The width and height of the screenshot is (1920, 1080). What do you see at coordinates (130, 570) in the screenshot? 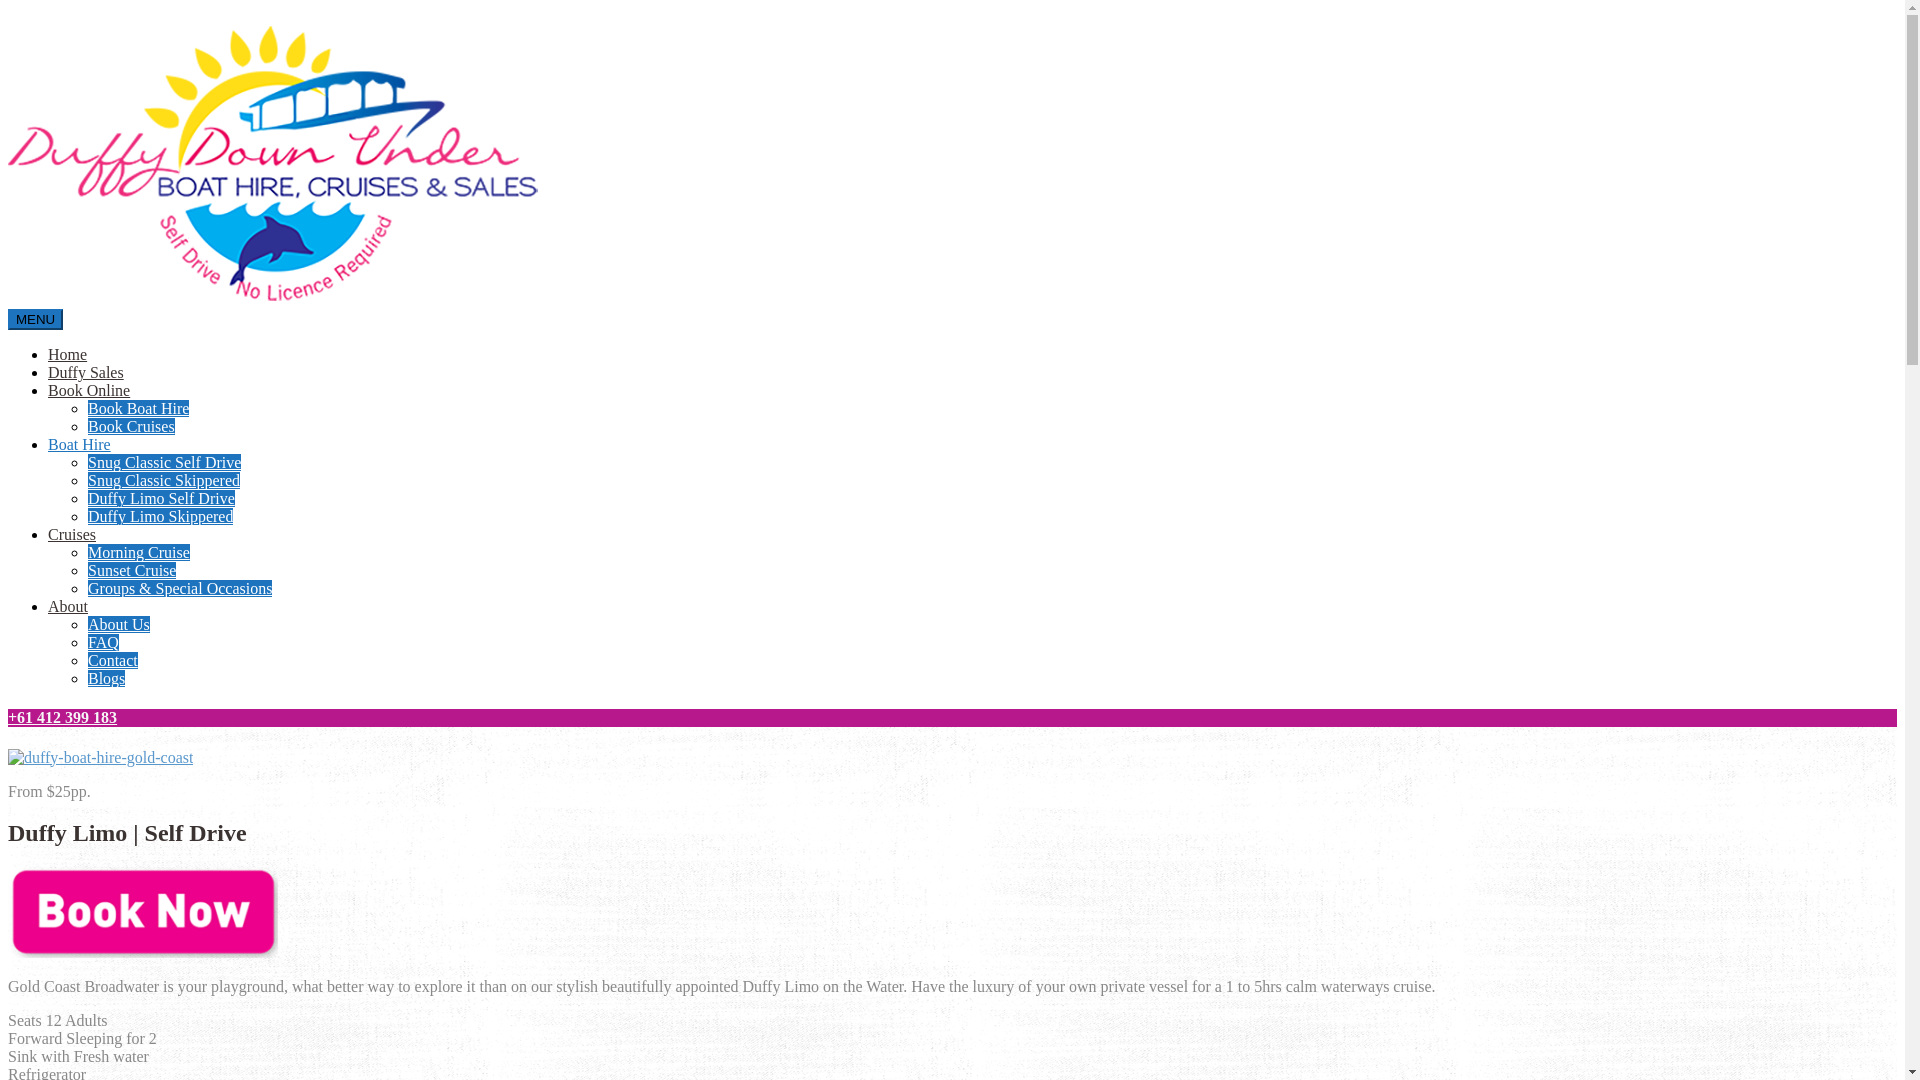
I see `'Sunset Cruise'` at bounding box center [130, 570].